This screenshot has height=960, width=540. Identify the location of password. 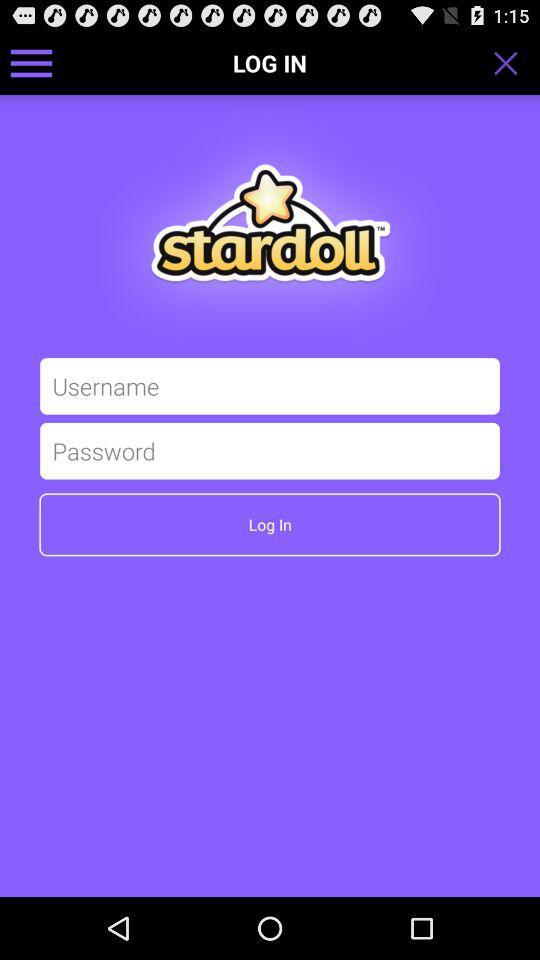
(270, 450).